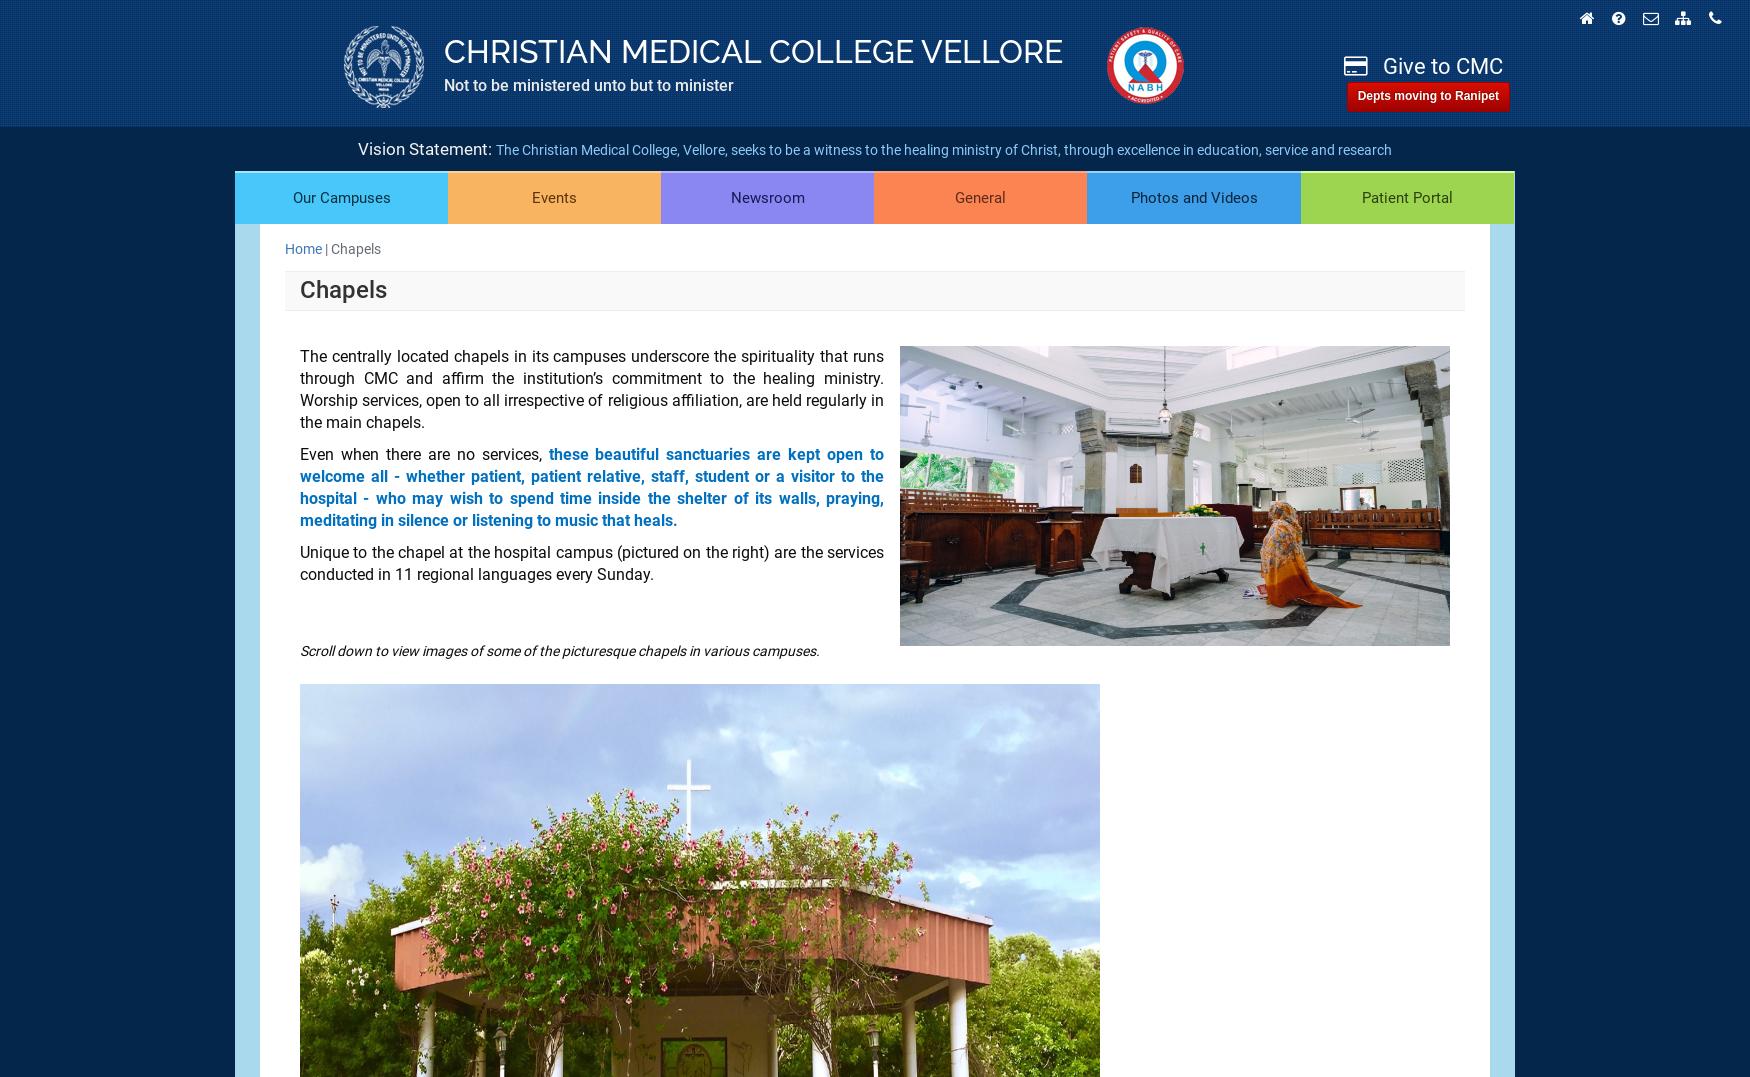  I want to click on 'Scroll down to view images of some of the picturesque chapels in various campuses.', so click(559, 651).